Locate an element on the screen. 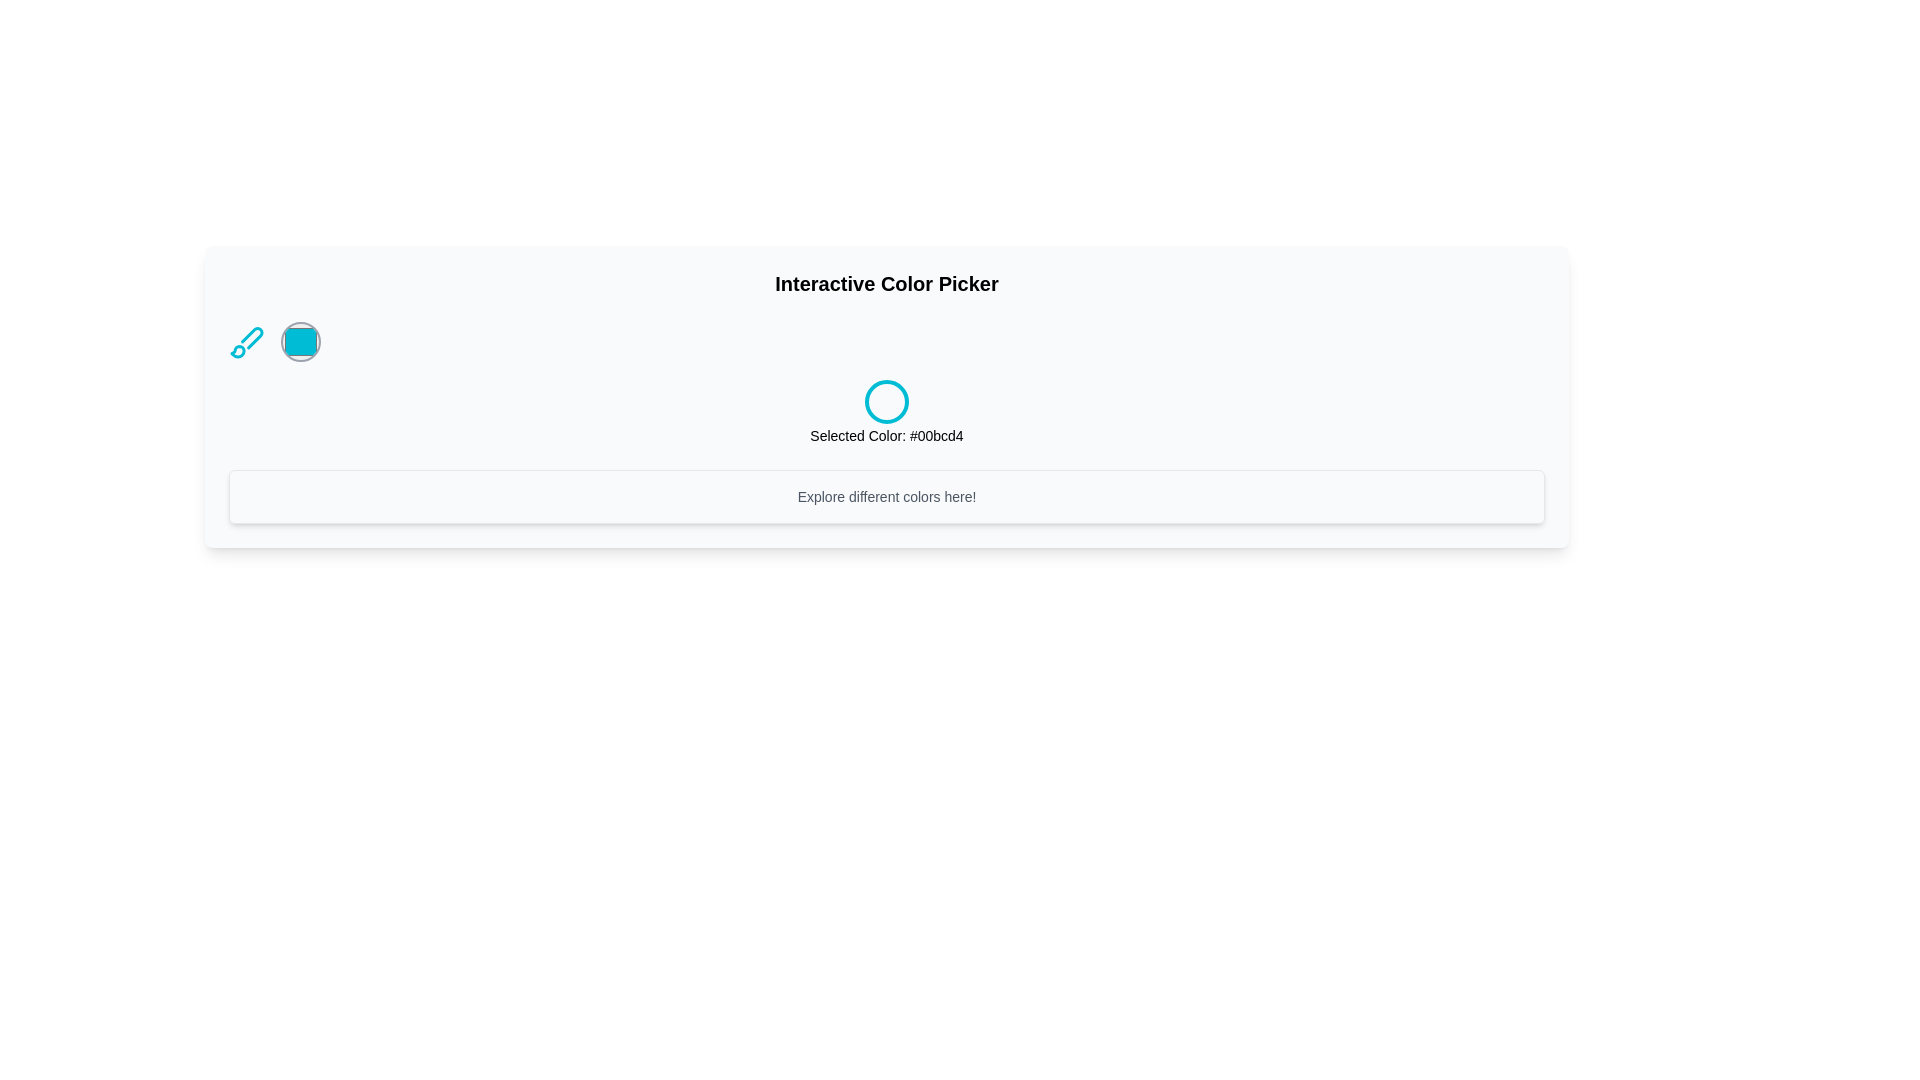 Image resolution: width=1920 pixels, height=1080 pixels. the text box containing the content 'Explore different colors here!' located at the bottom of the 'Interactive Color Picker' section is located at coordinates (886, 496).